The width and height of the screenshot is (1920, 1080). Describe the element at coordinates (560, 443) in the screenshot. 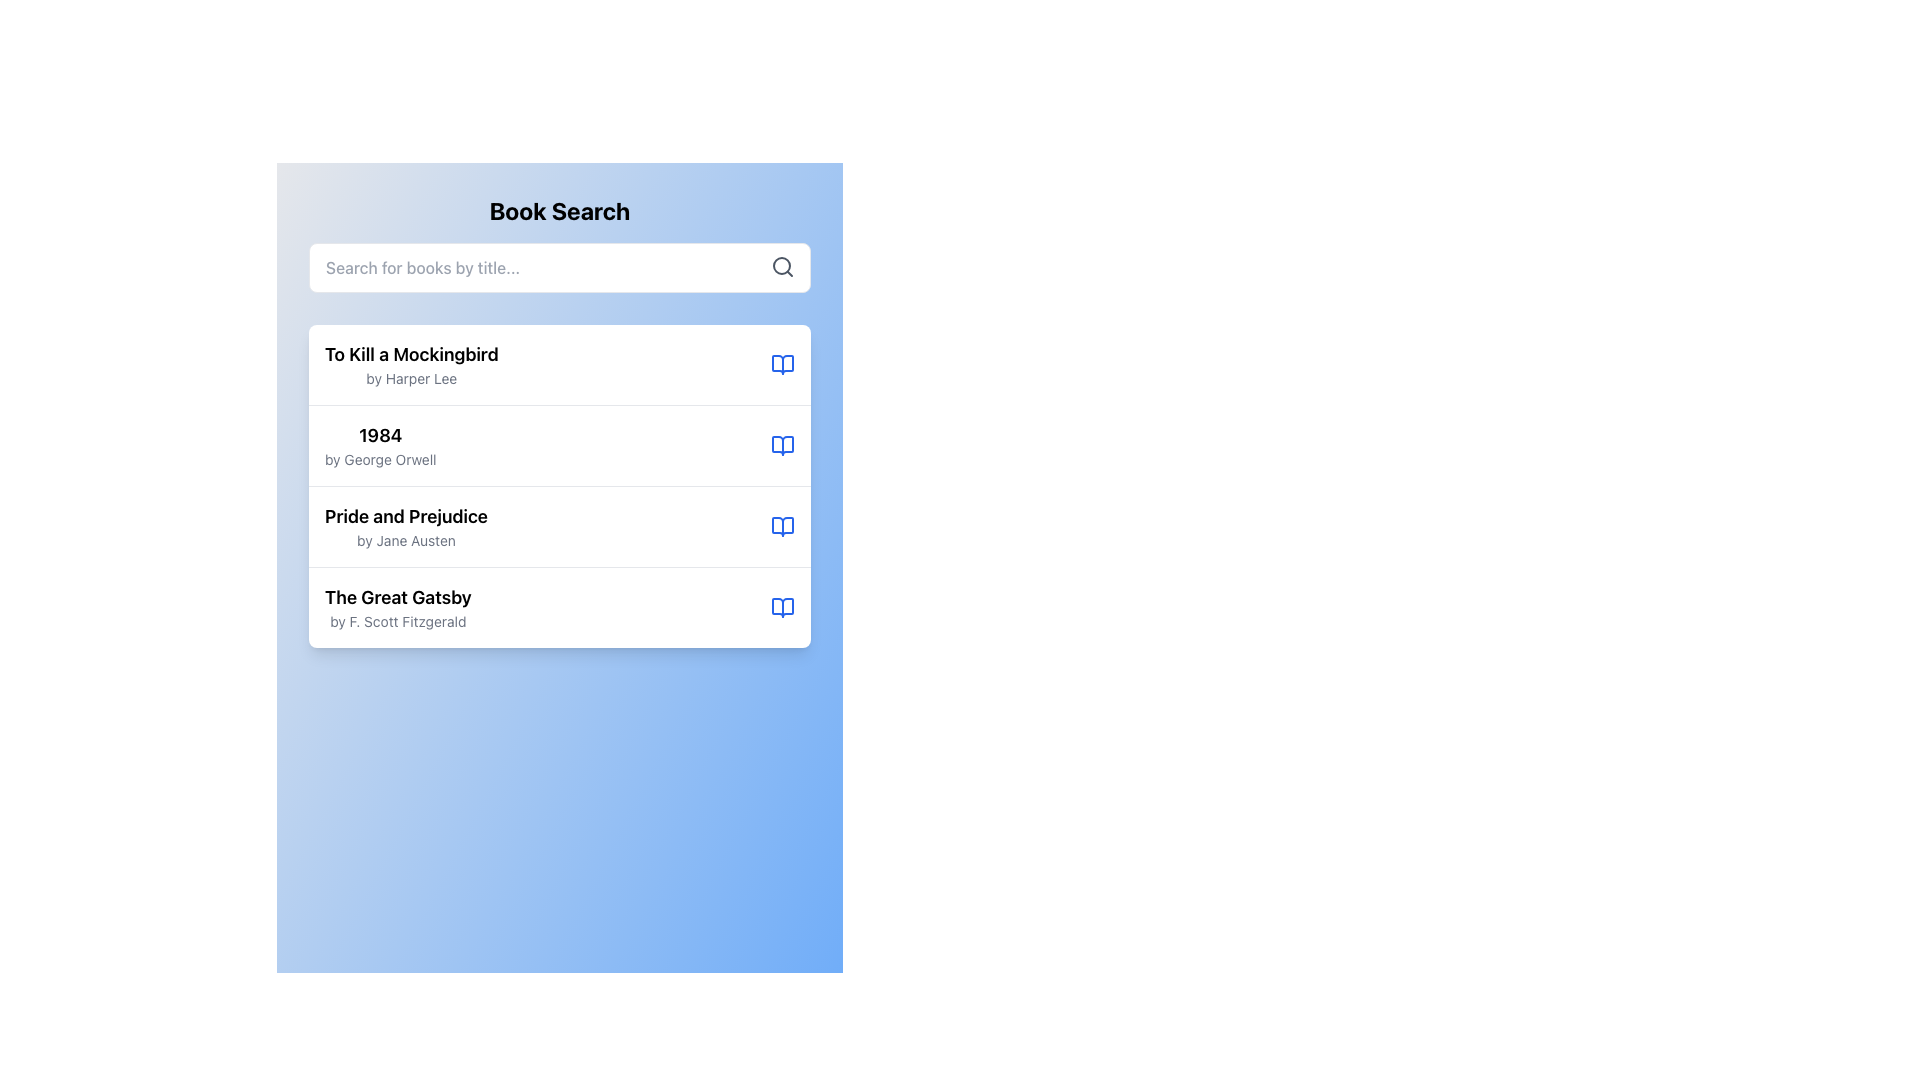

I see `the list item titled '1984' by George Orwell` at that location.